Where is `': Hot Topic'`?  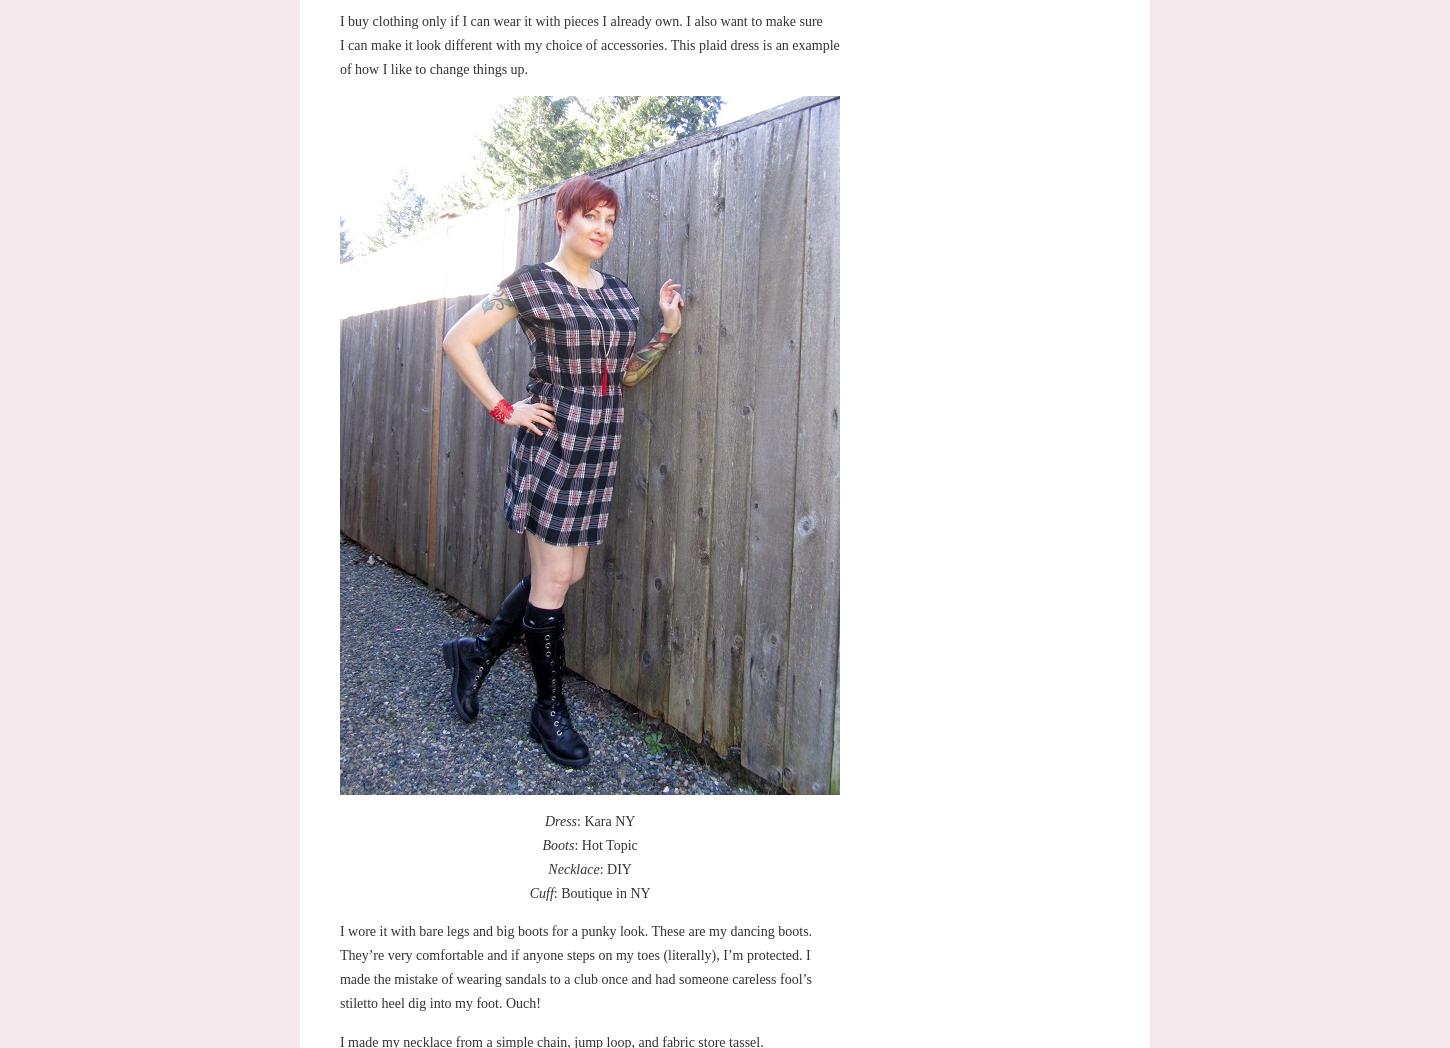 ': Hot Topic' is located at coordinates (574, 845).